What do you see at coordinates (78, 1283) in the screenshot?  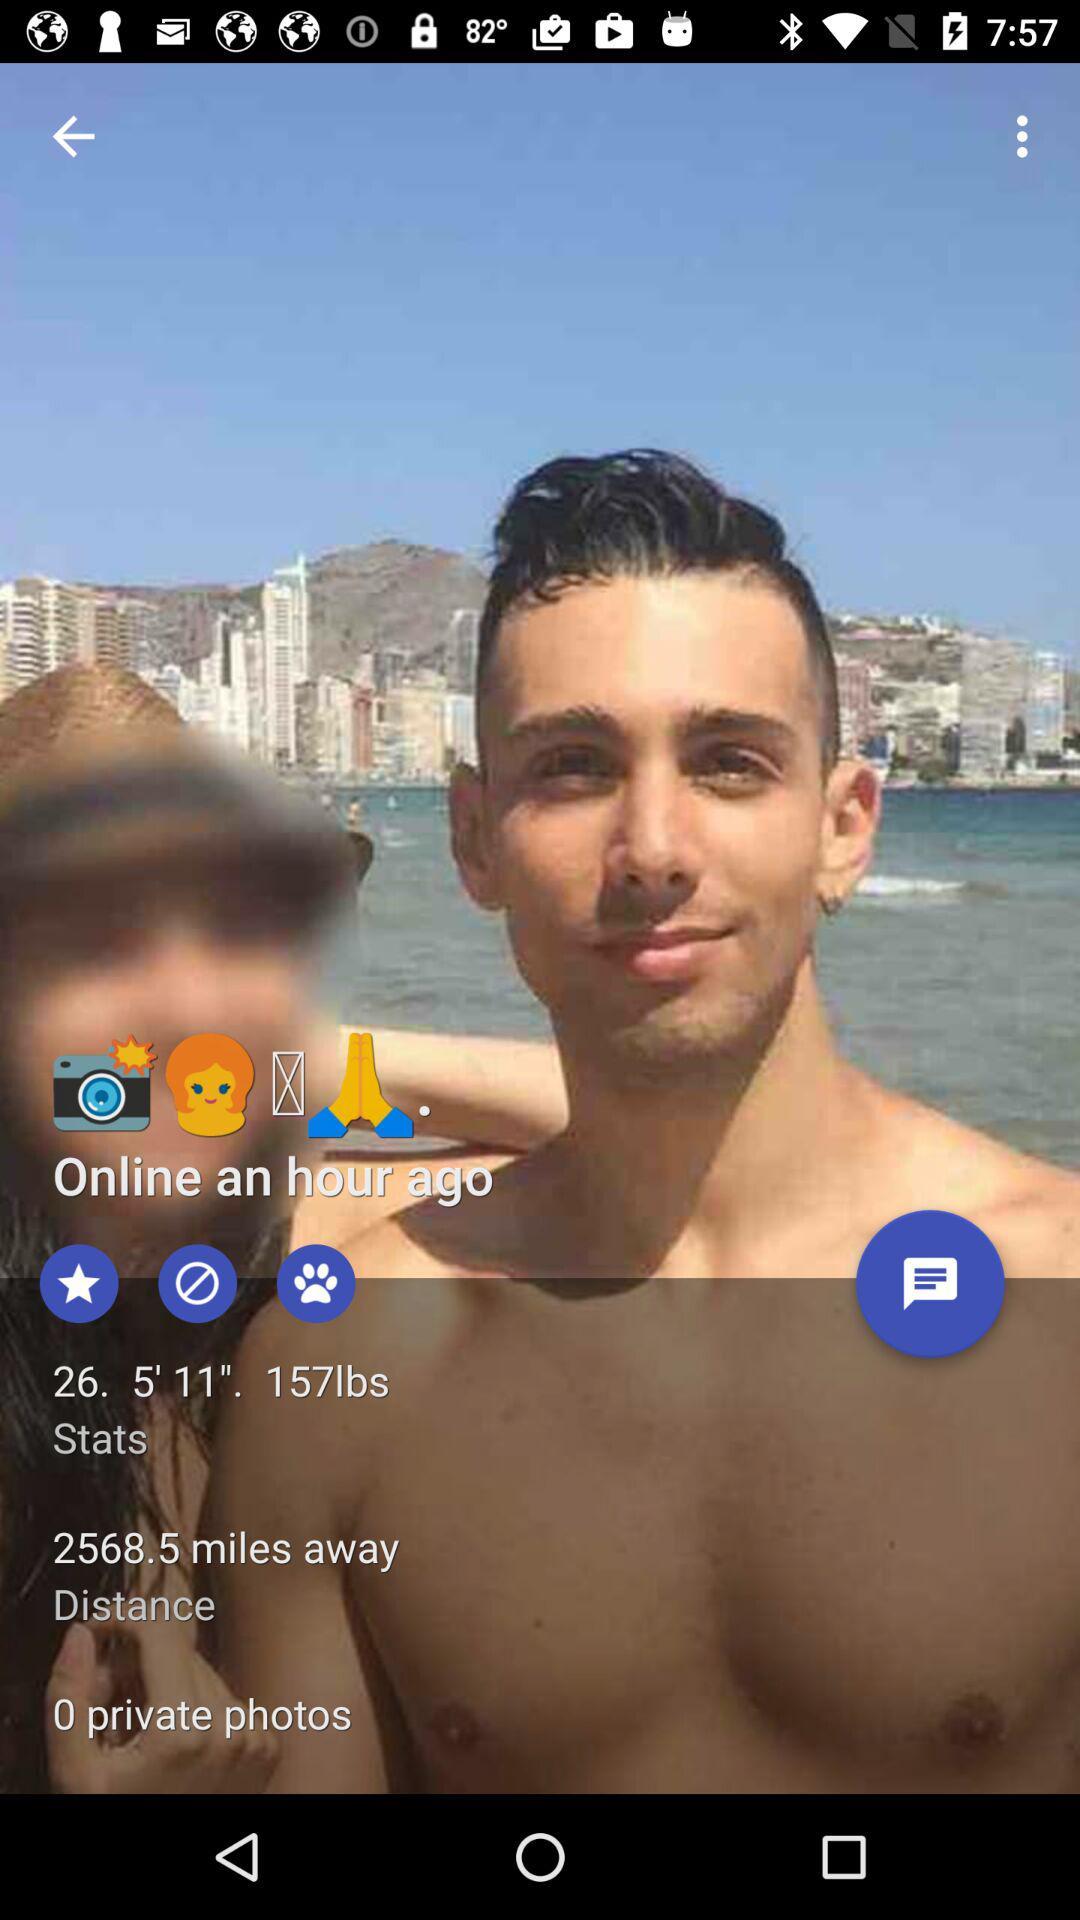 I see `the star icon` at bounding box center [78, 1283].